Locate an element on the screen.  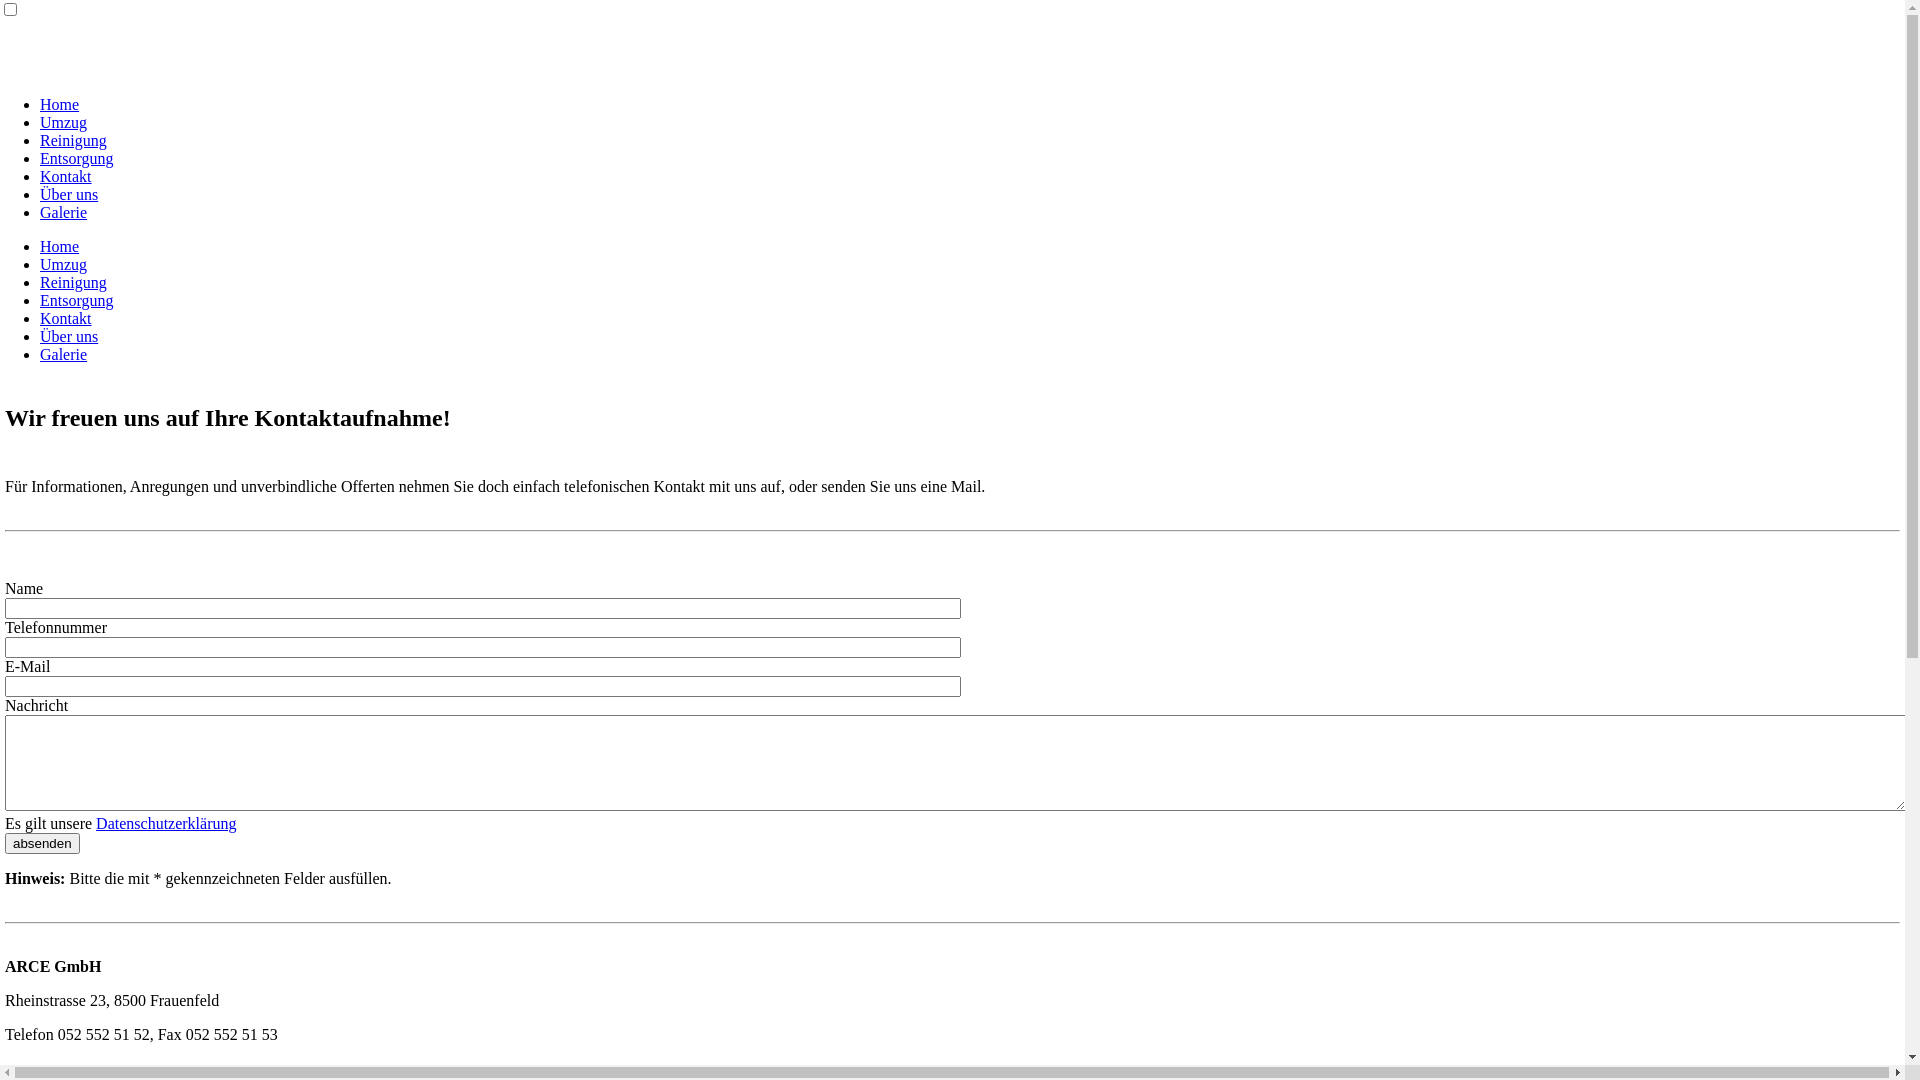
'Reinigung' is located at coordinates (73, 139).